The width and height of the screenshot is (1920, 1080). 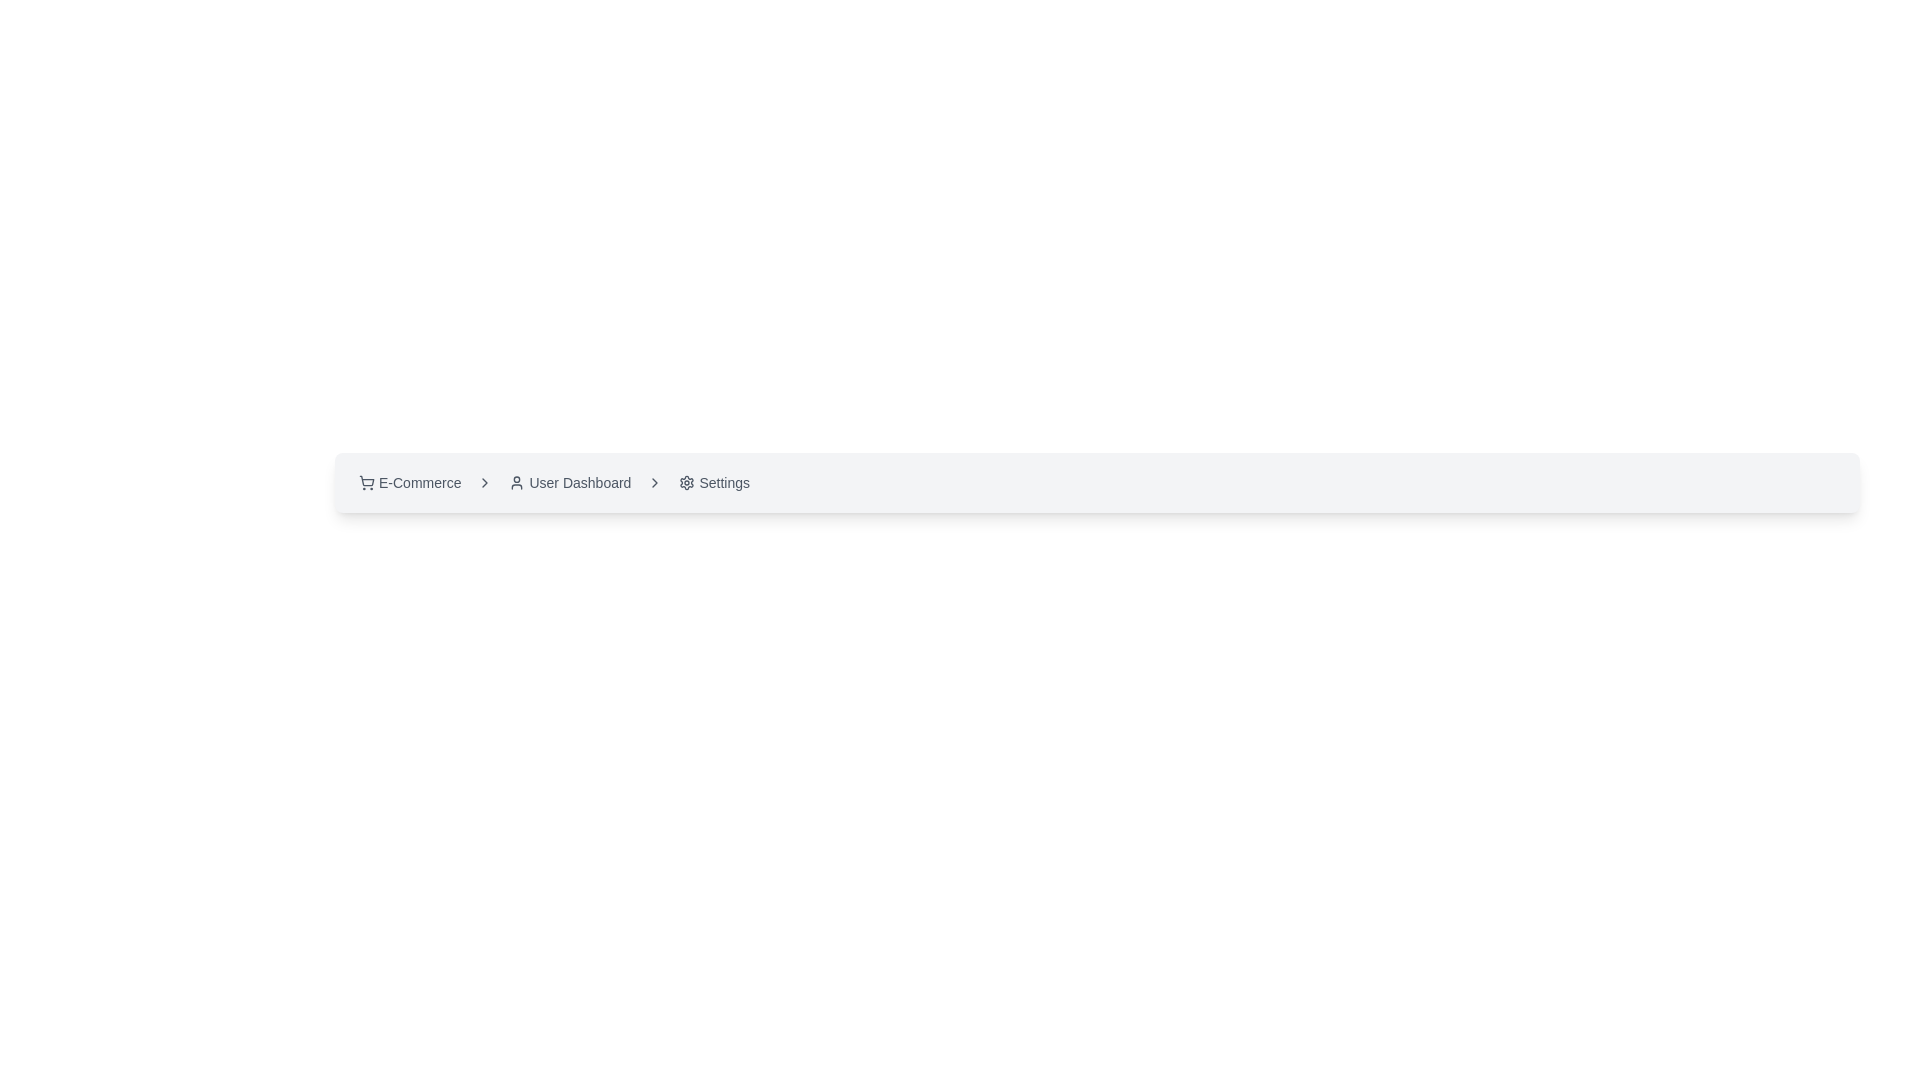 I want to click on the 'Settings' button in the breadcrumb navigation bar to trigger highlighting, so click(x=714, y=482).